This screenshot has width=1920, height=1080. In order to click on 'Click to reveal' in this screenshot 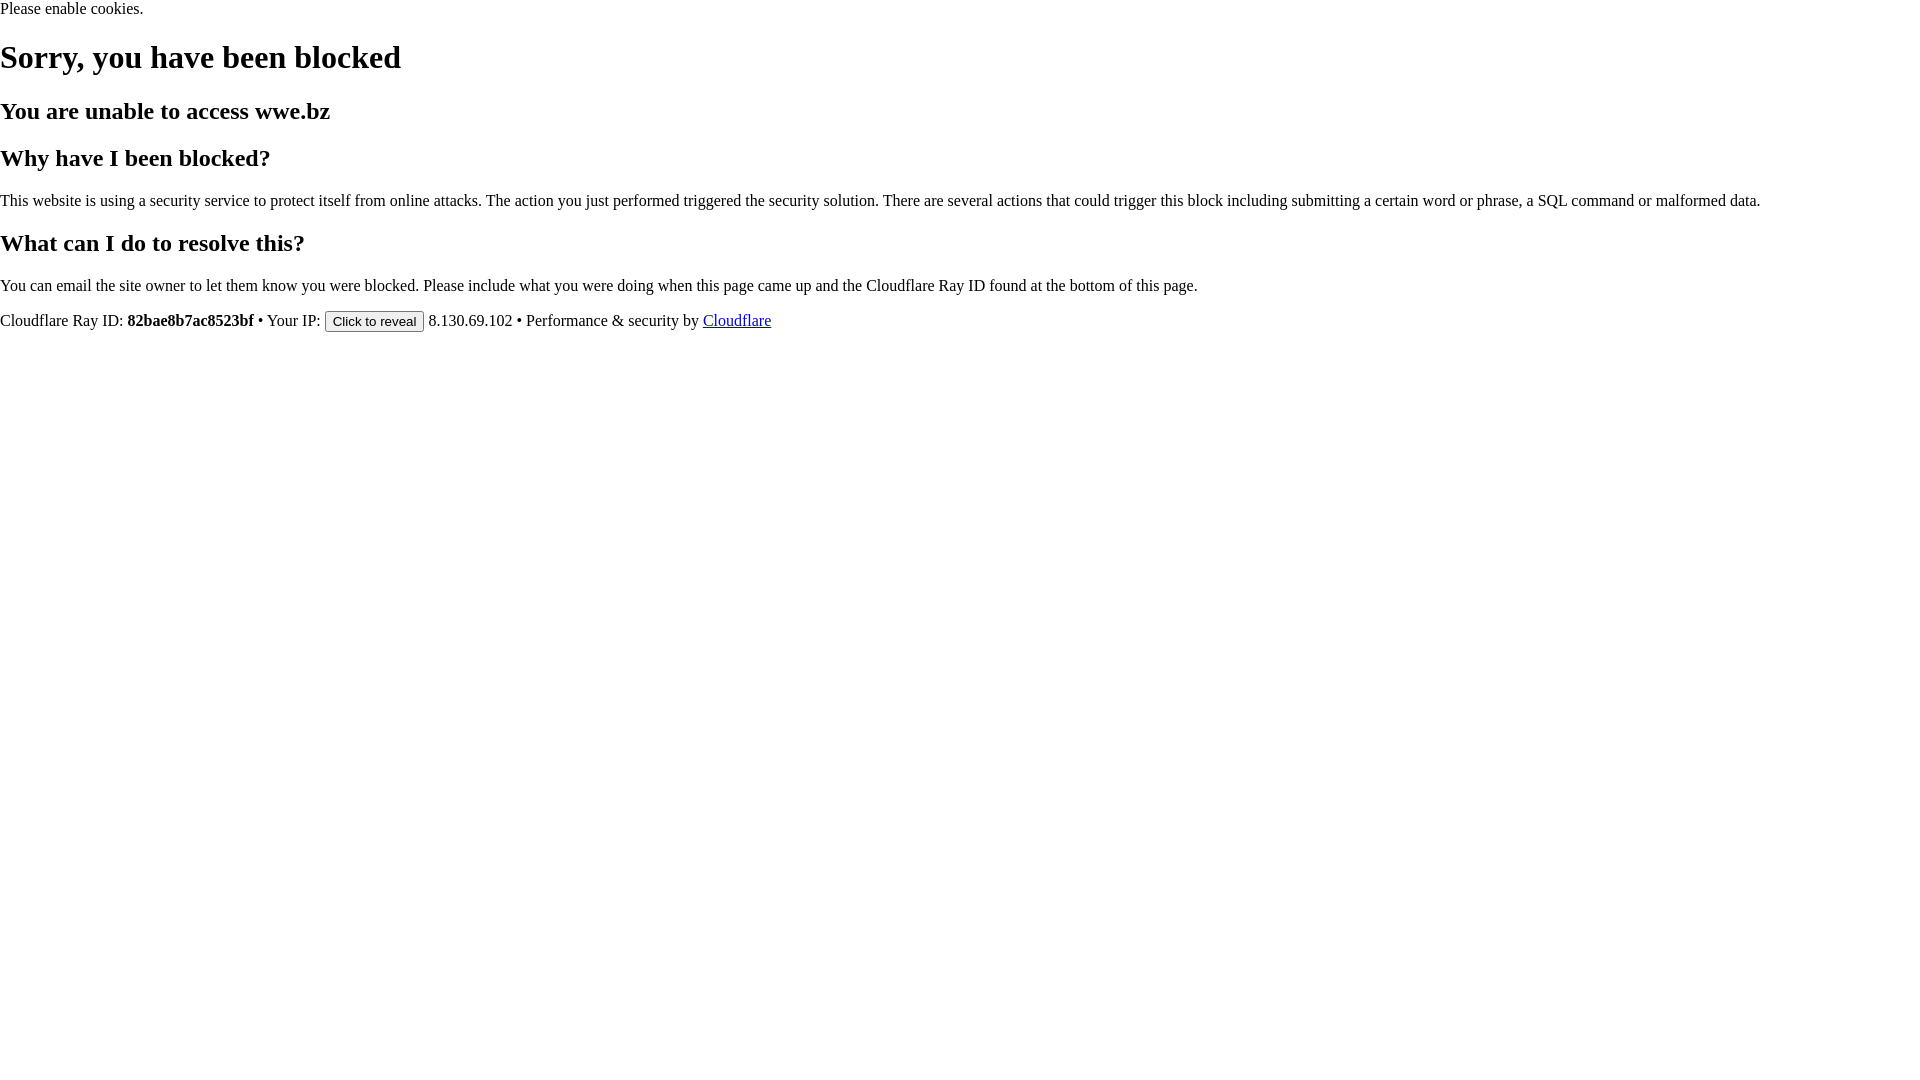, I will do `click(374, 319)`.